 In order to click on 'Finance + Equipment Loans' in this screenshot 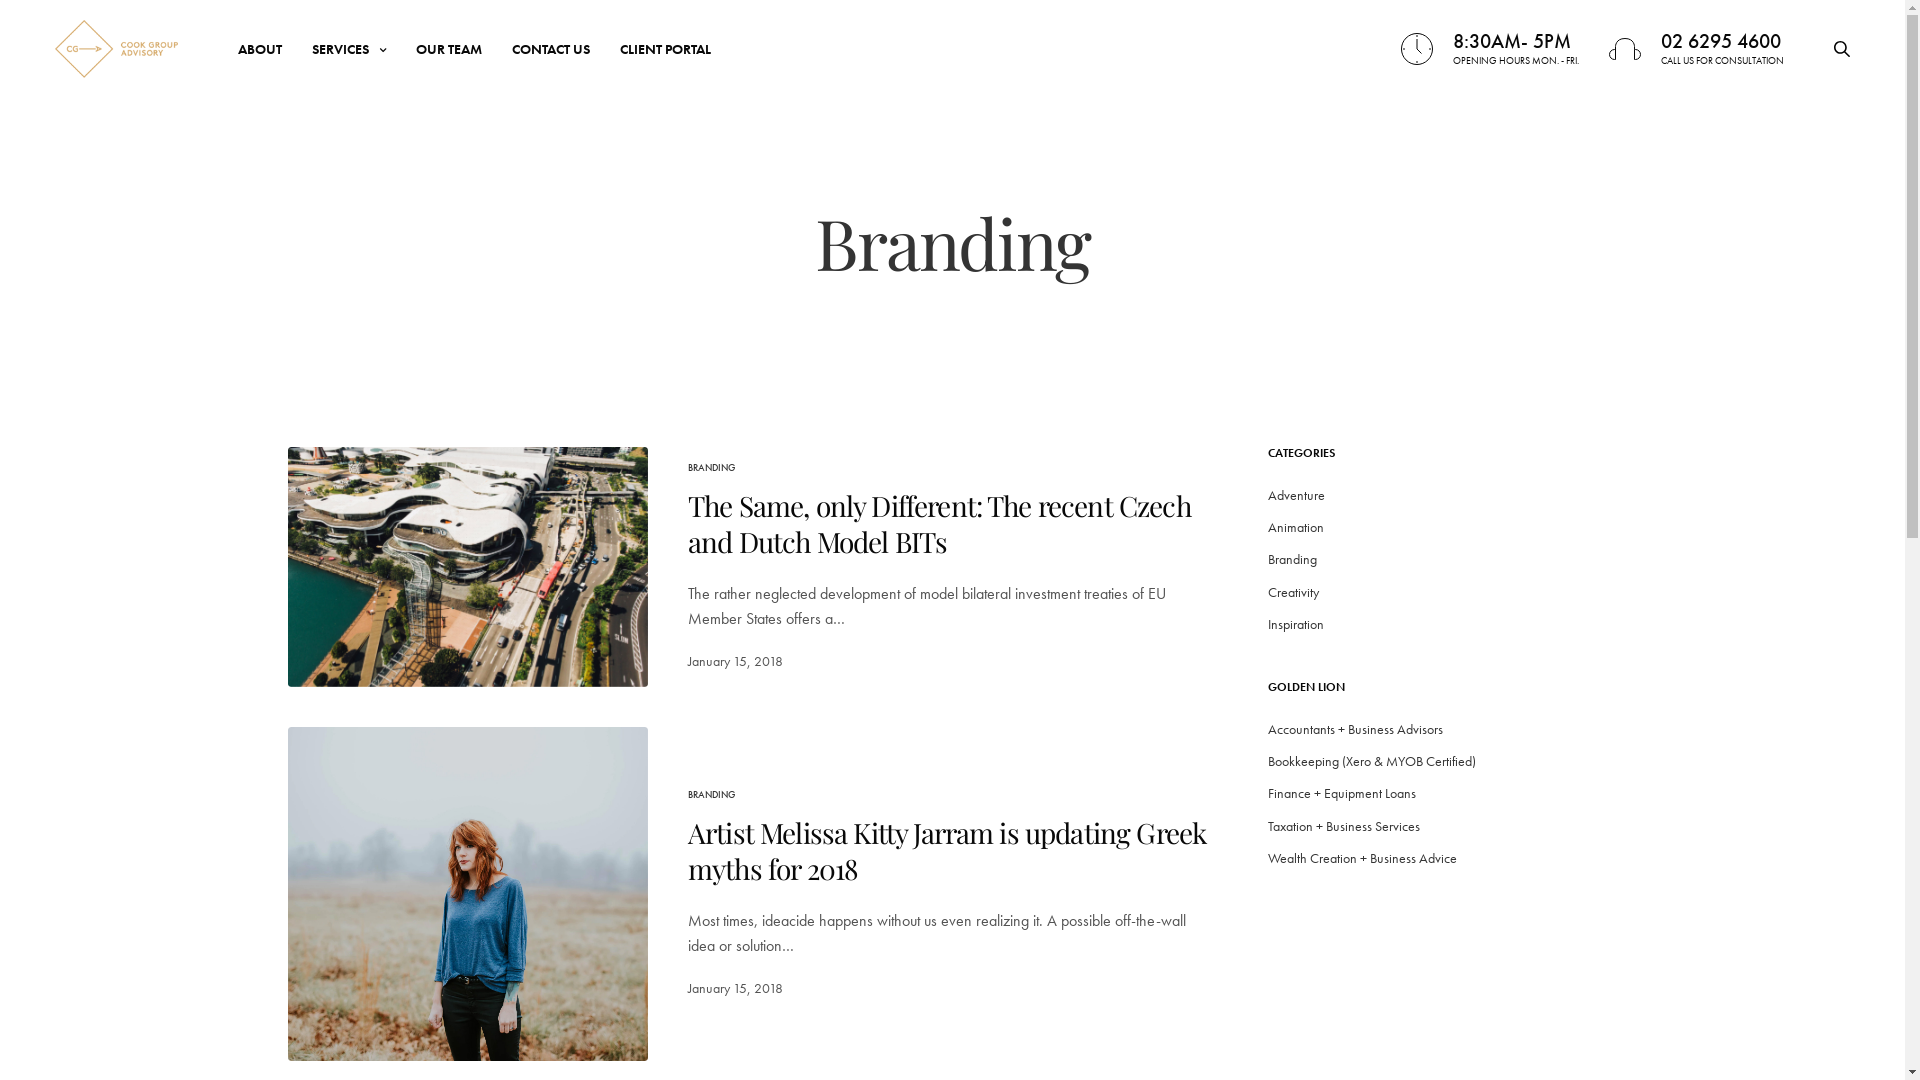, I will do `click(1342, 792)`.